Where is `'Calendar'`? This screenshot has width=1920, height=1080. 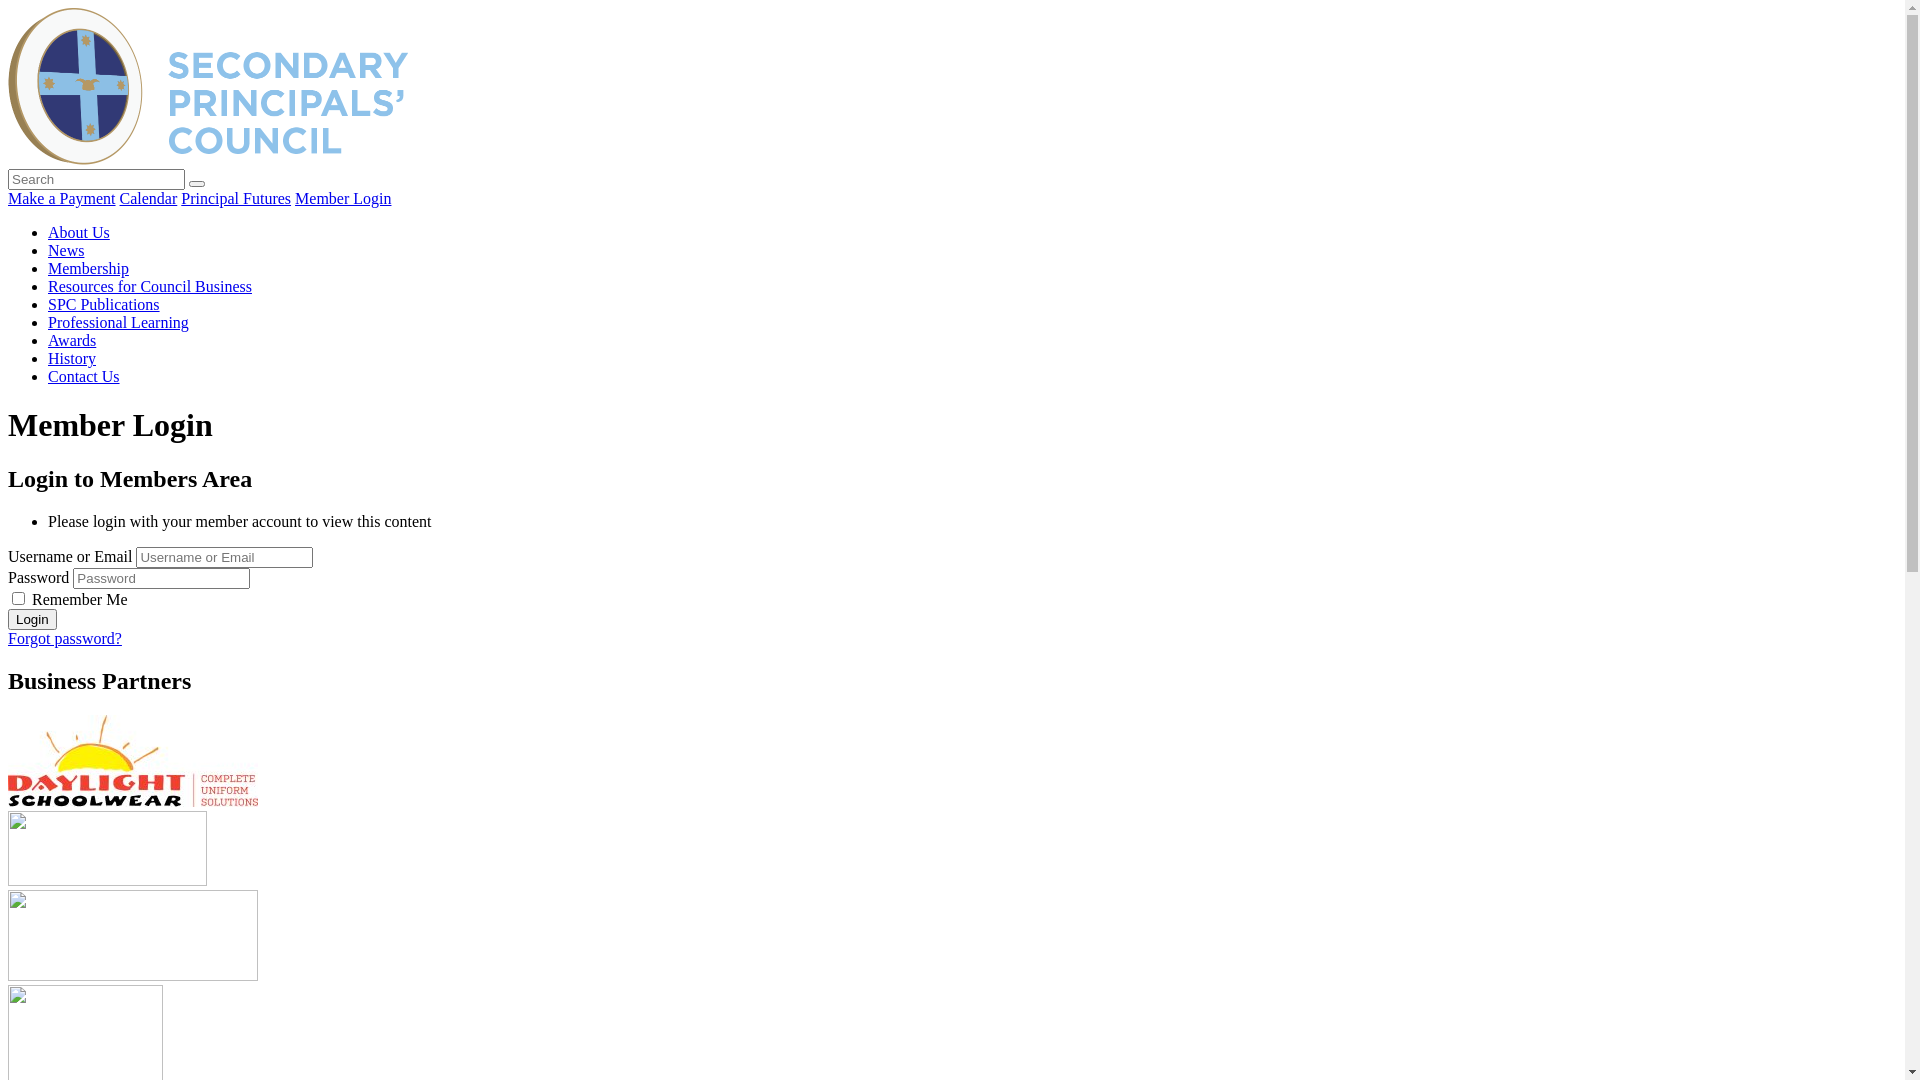
'Calendar' is located at coordinates (147, 198).